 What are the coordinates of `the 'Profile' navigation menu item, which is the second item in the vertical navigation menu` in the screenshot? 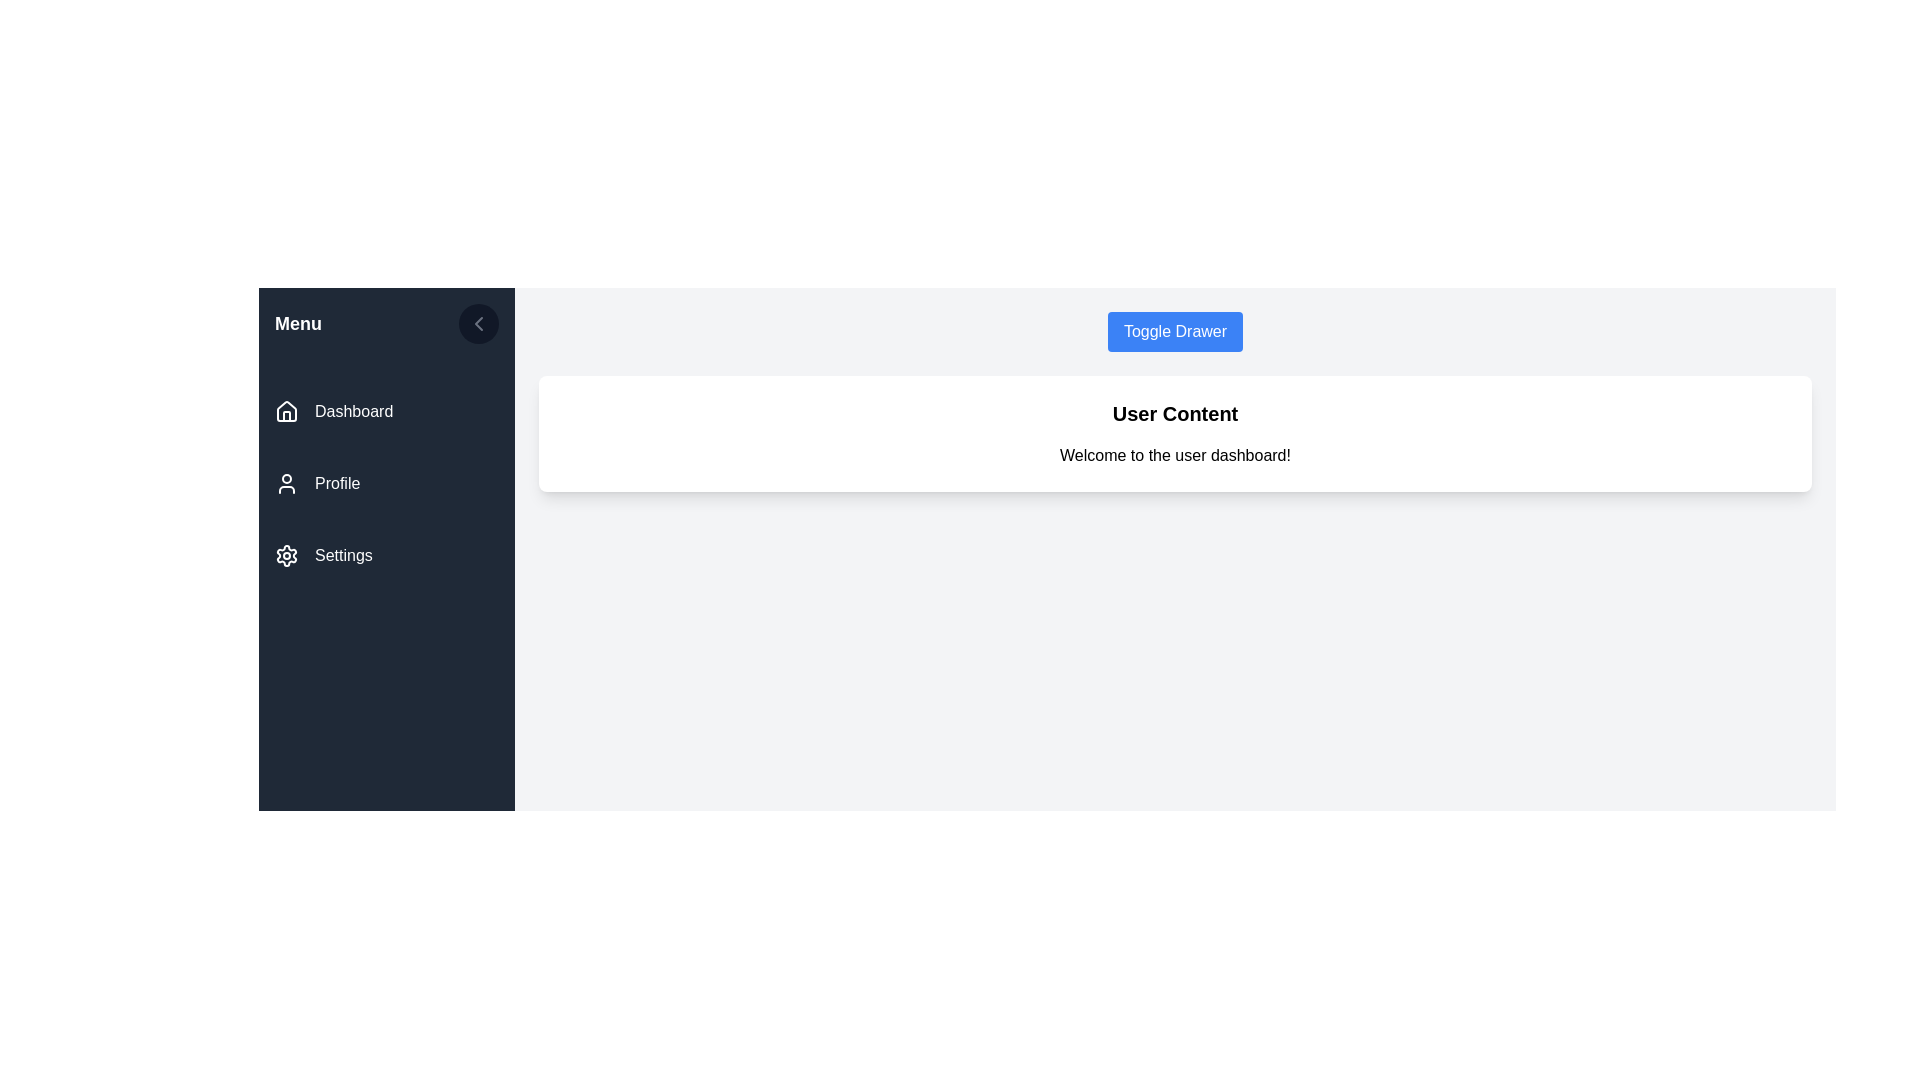 It's located at (387, 483).